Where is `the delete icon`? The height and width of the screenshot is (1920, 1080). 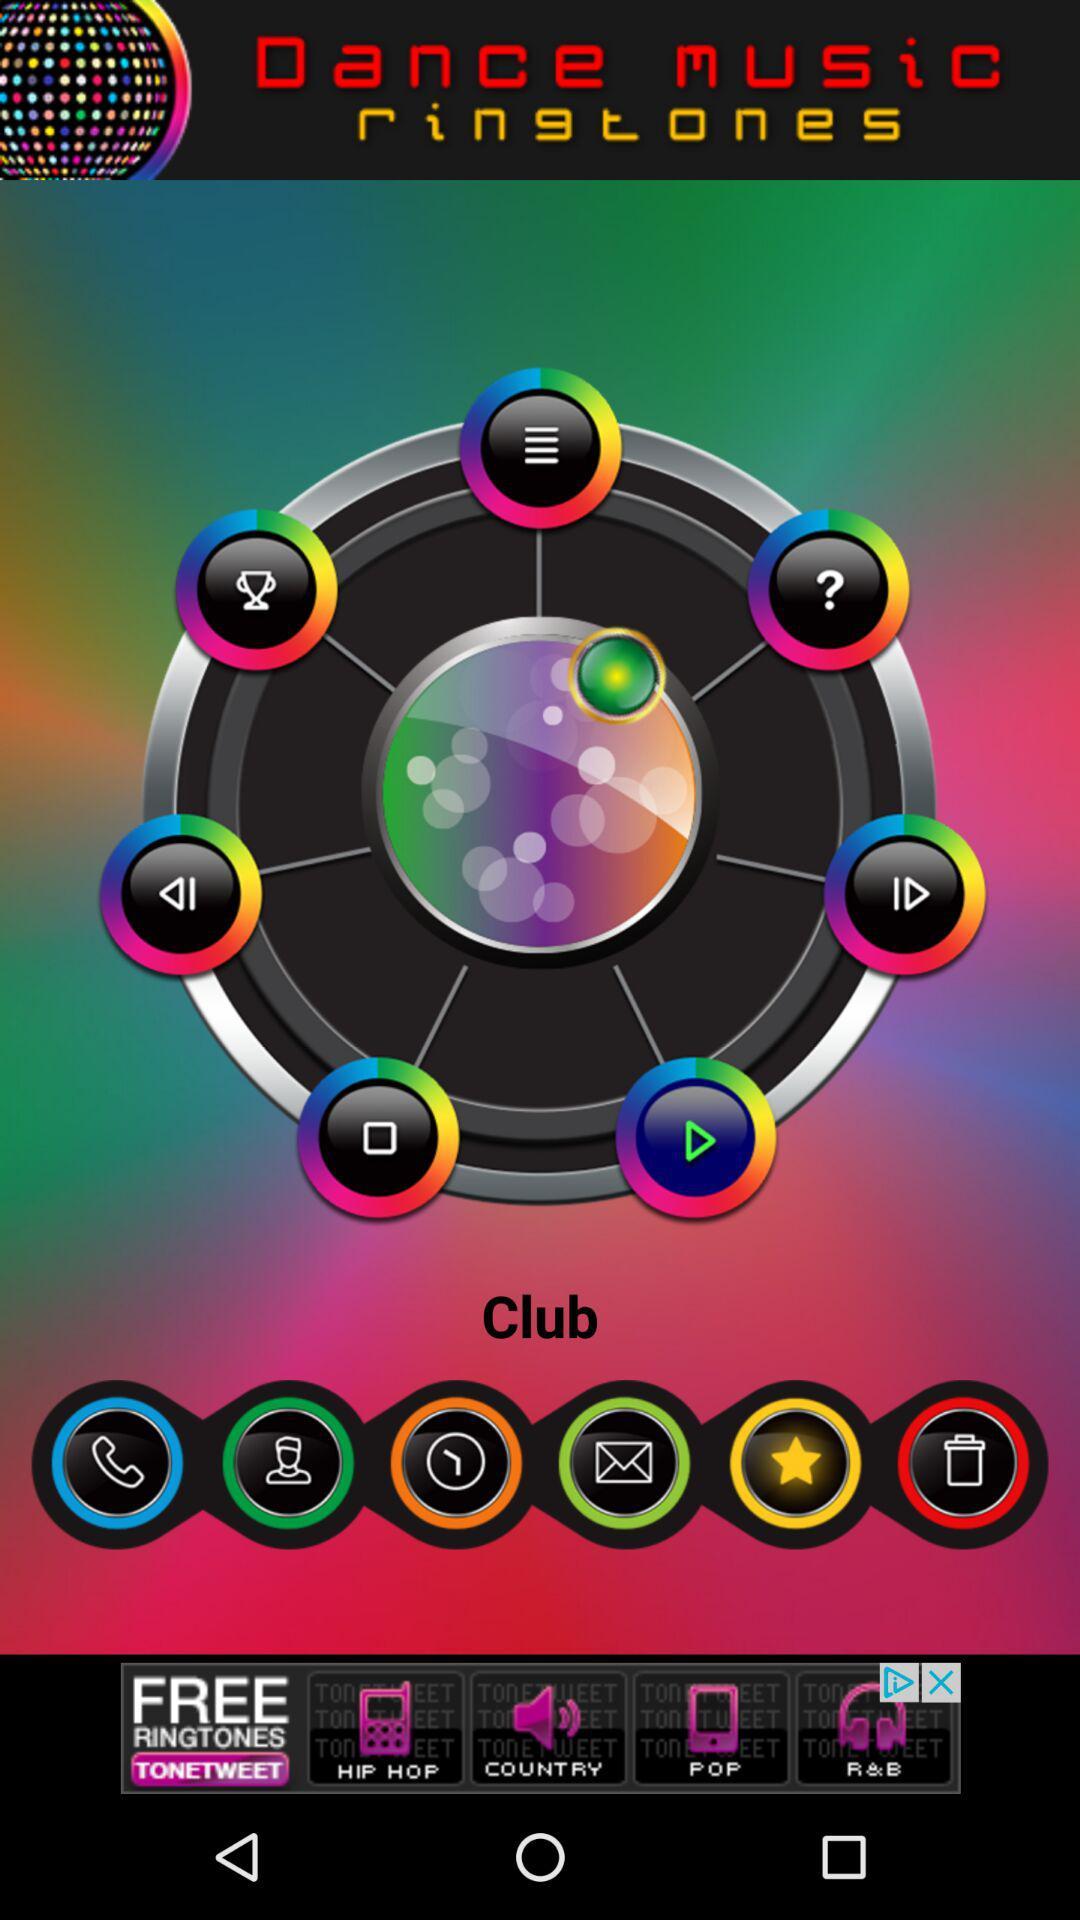 the delete icon is located at coordinates (962, 1566).